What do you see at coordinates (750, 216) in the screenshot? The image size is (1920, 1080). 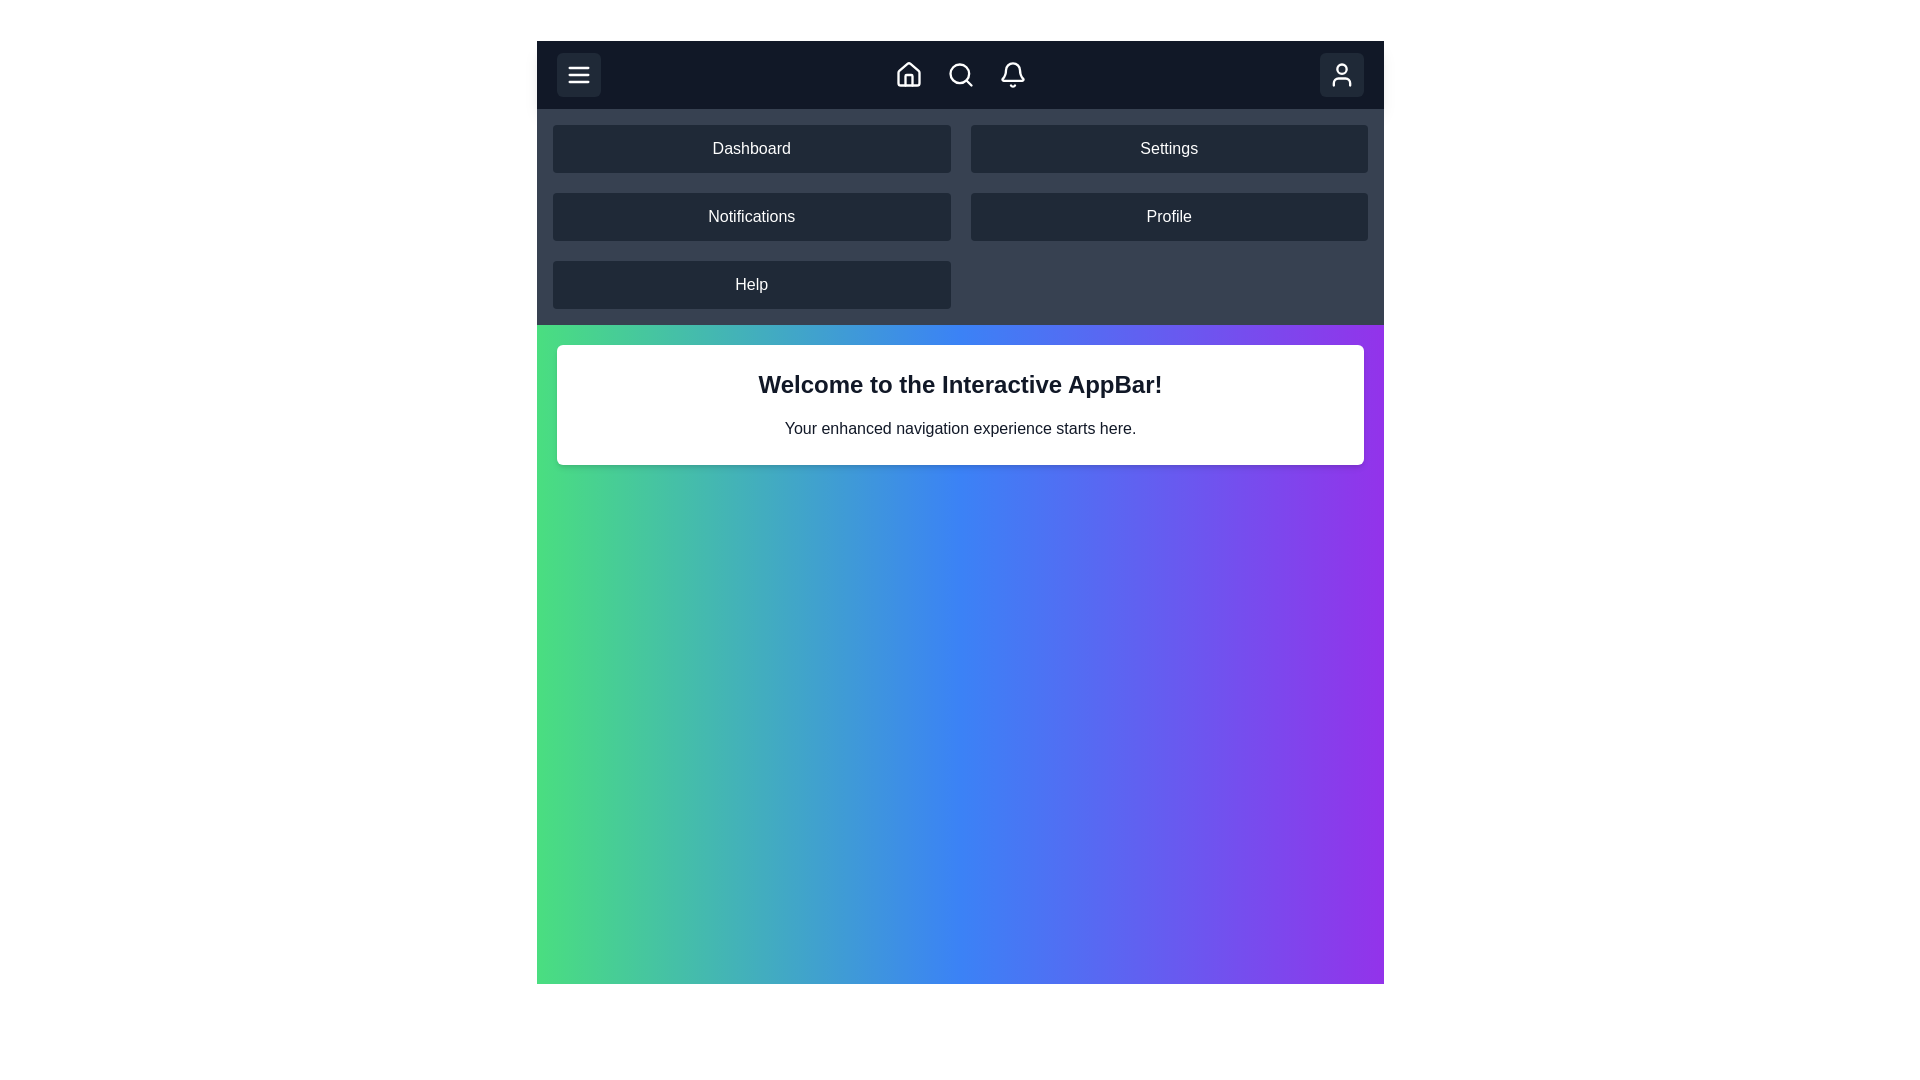 I see `the navigation item Notifications` at bounding box center [750, 216].